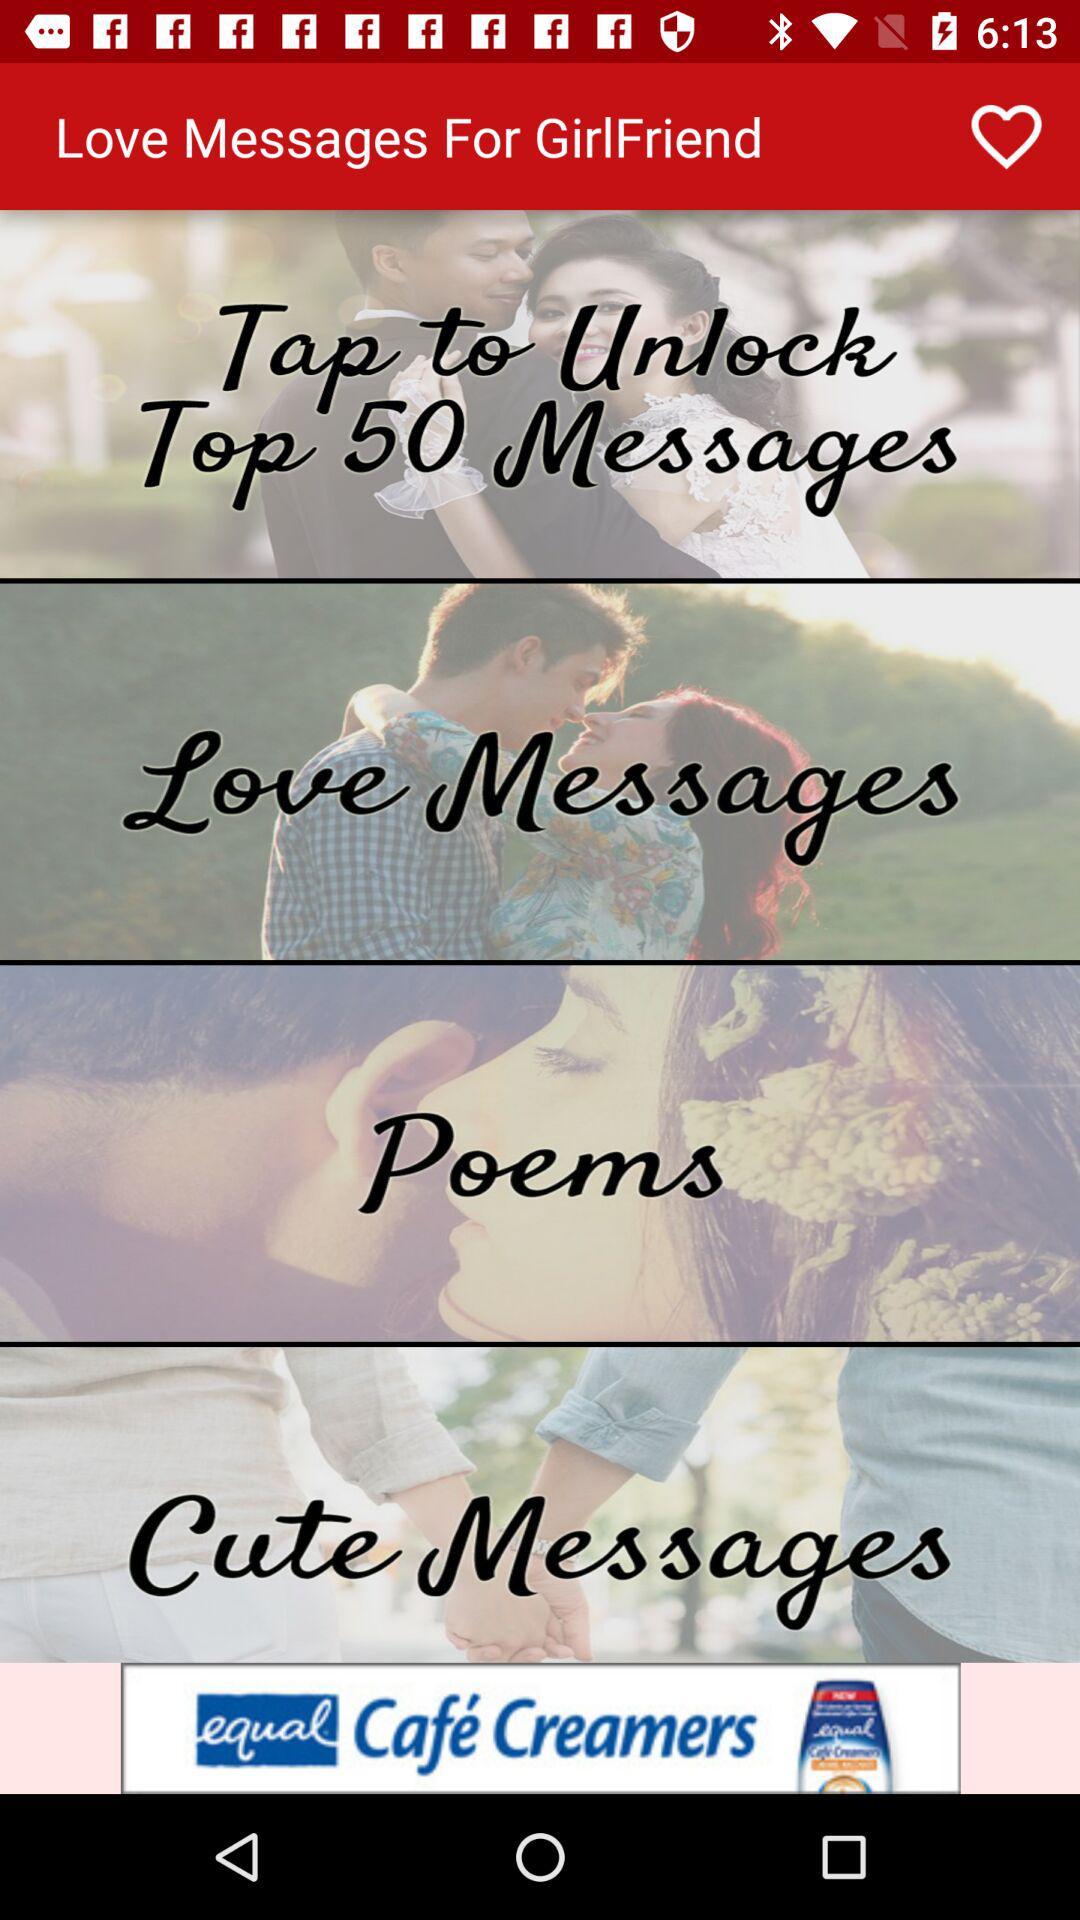 This screenshot has width=1080, height=1920. Describe the element at coordinates (540, 1153) in the screenshot. I see `shows a list of poems` at that location.